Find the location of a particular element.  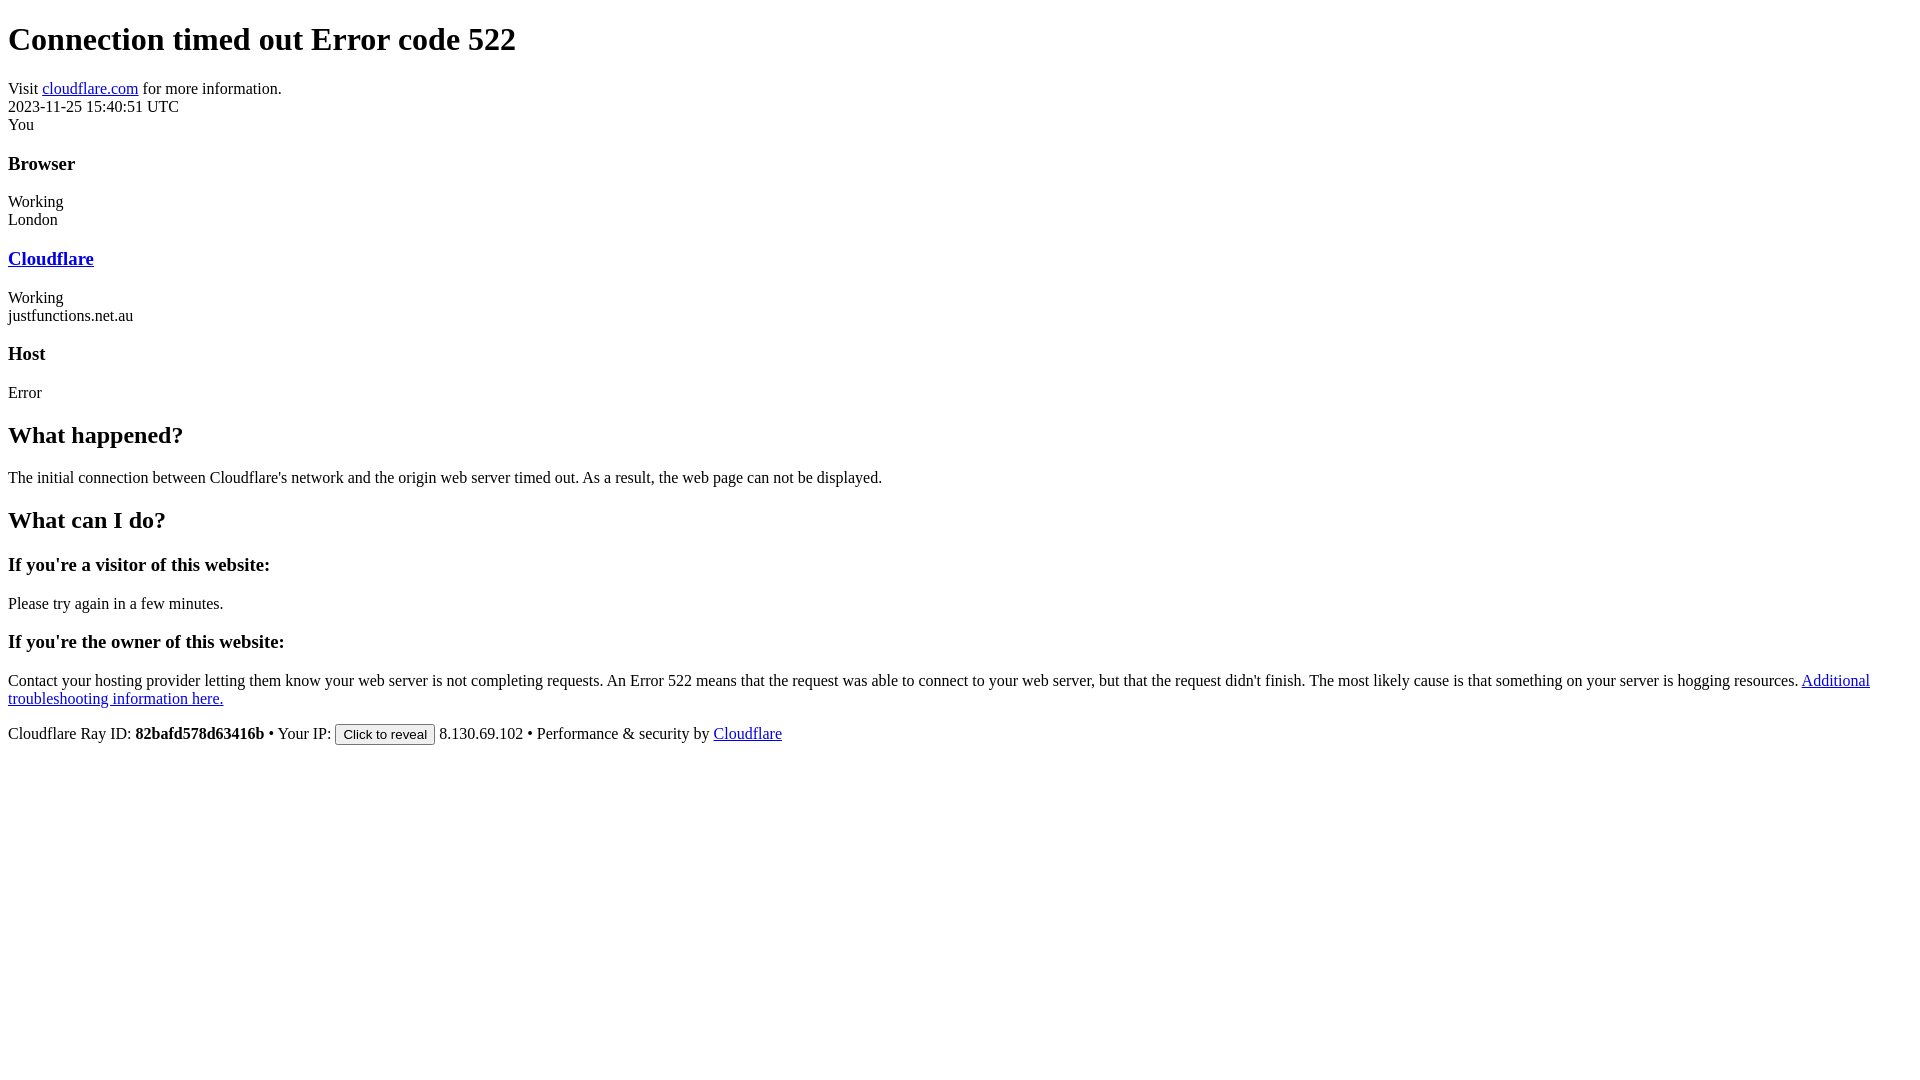

'Click to reveal' is located at coordinates (384, 734).